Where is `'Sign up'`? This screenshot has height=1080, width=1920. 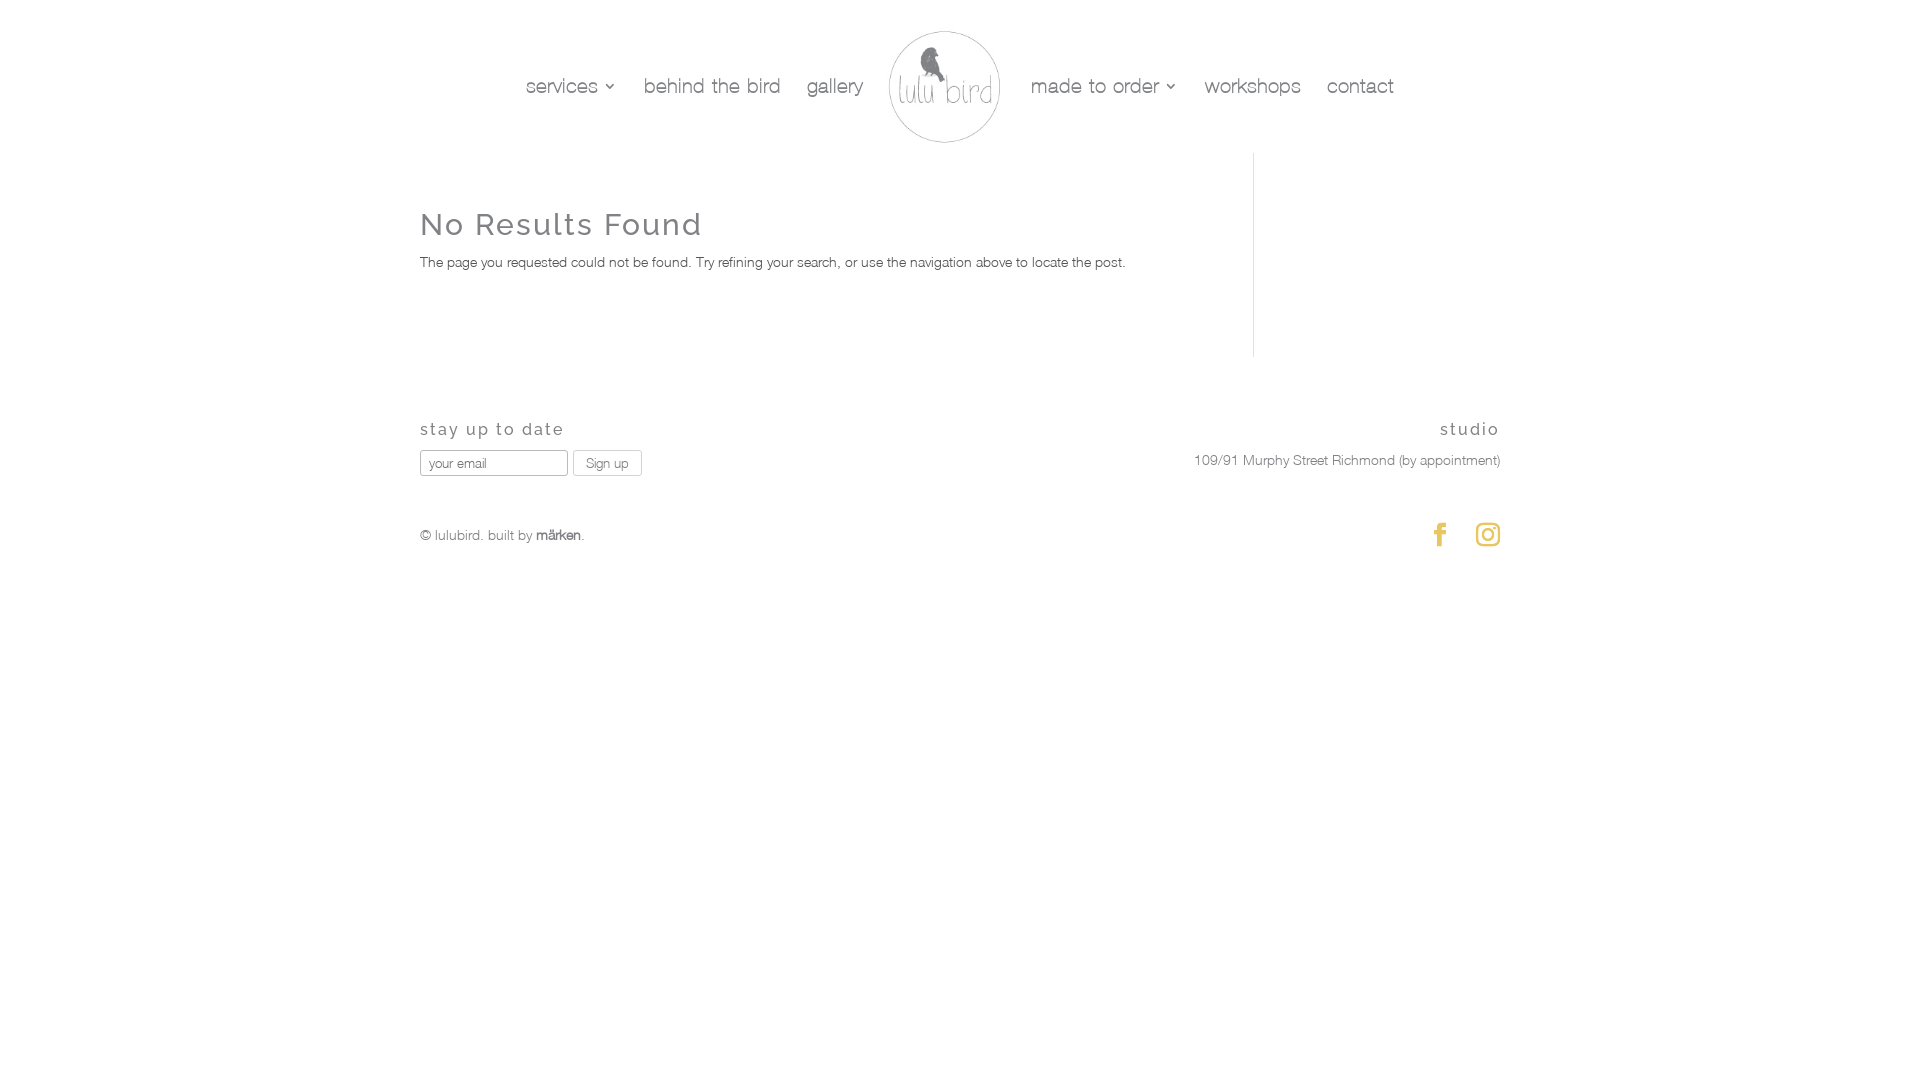 'Sign up' is located at coordinates (606, 462).